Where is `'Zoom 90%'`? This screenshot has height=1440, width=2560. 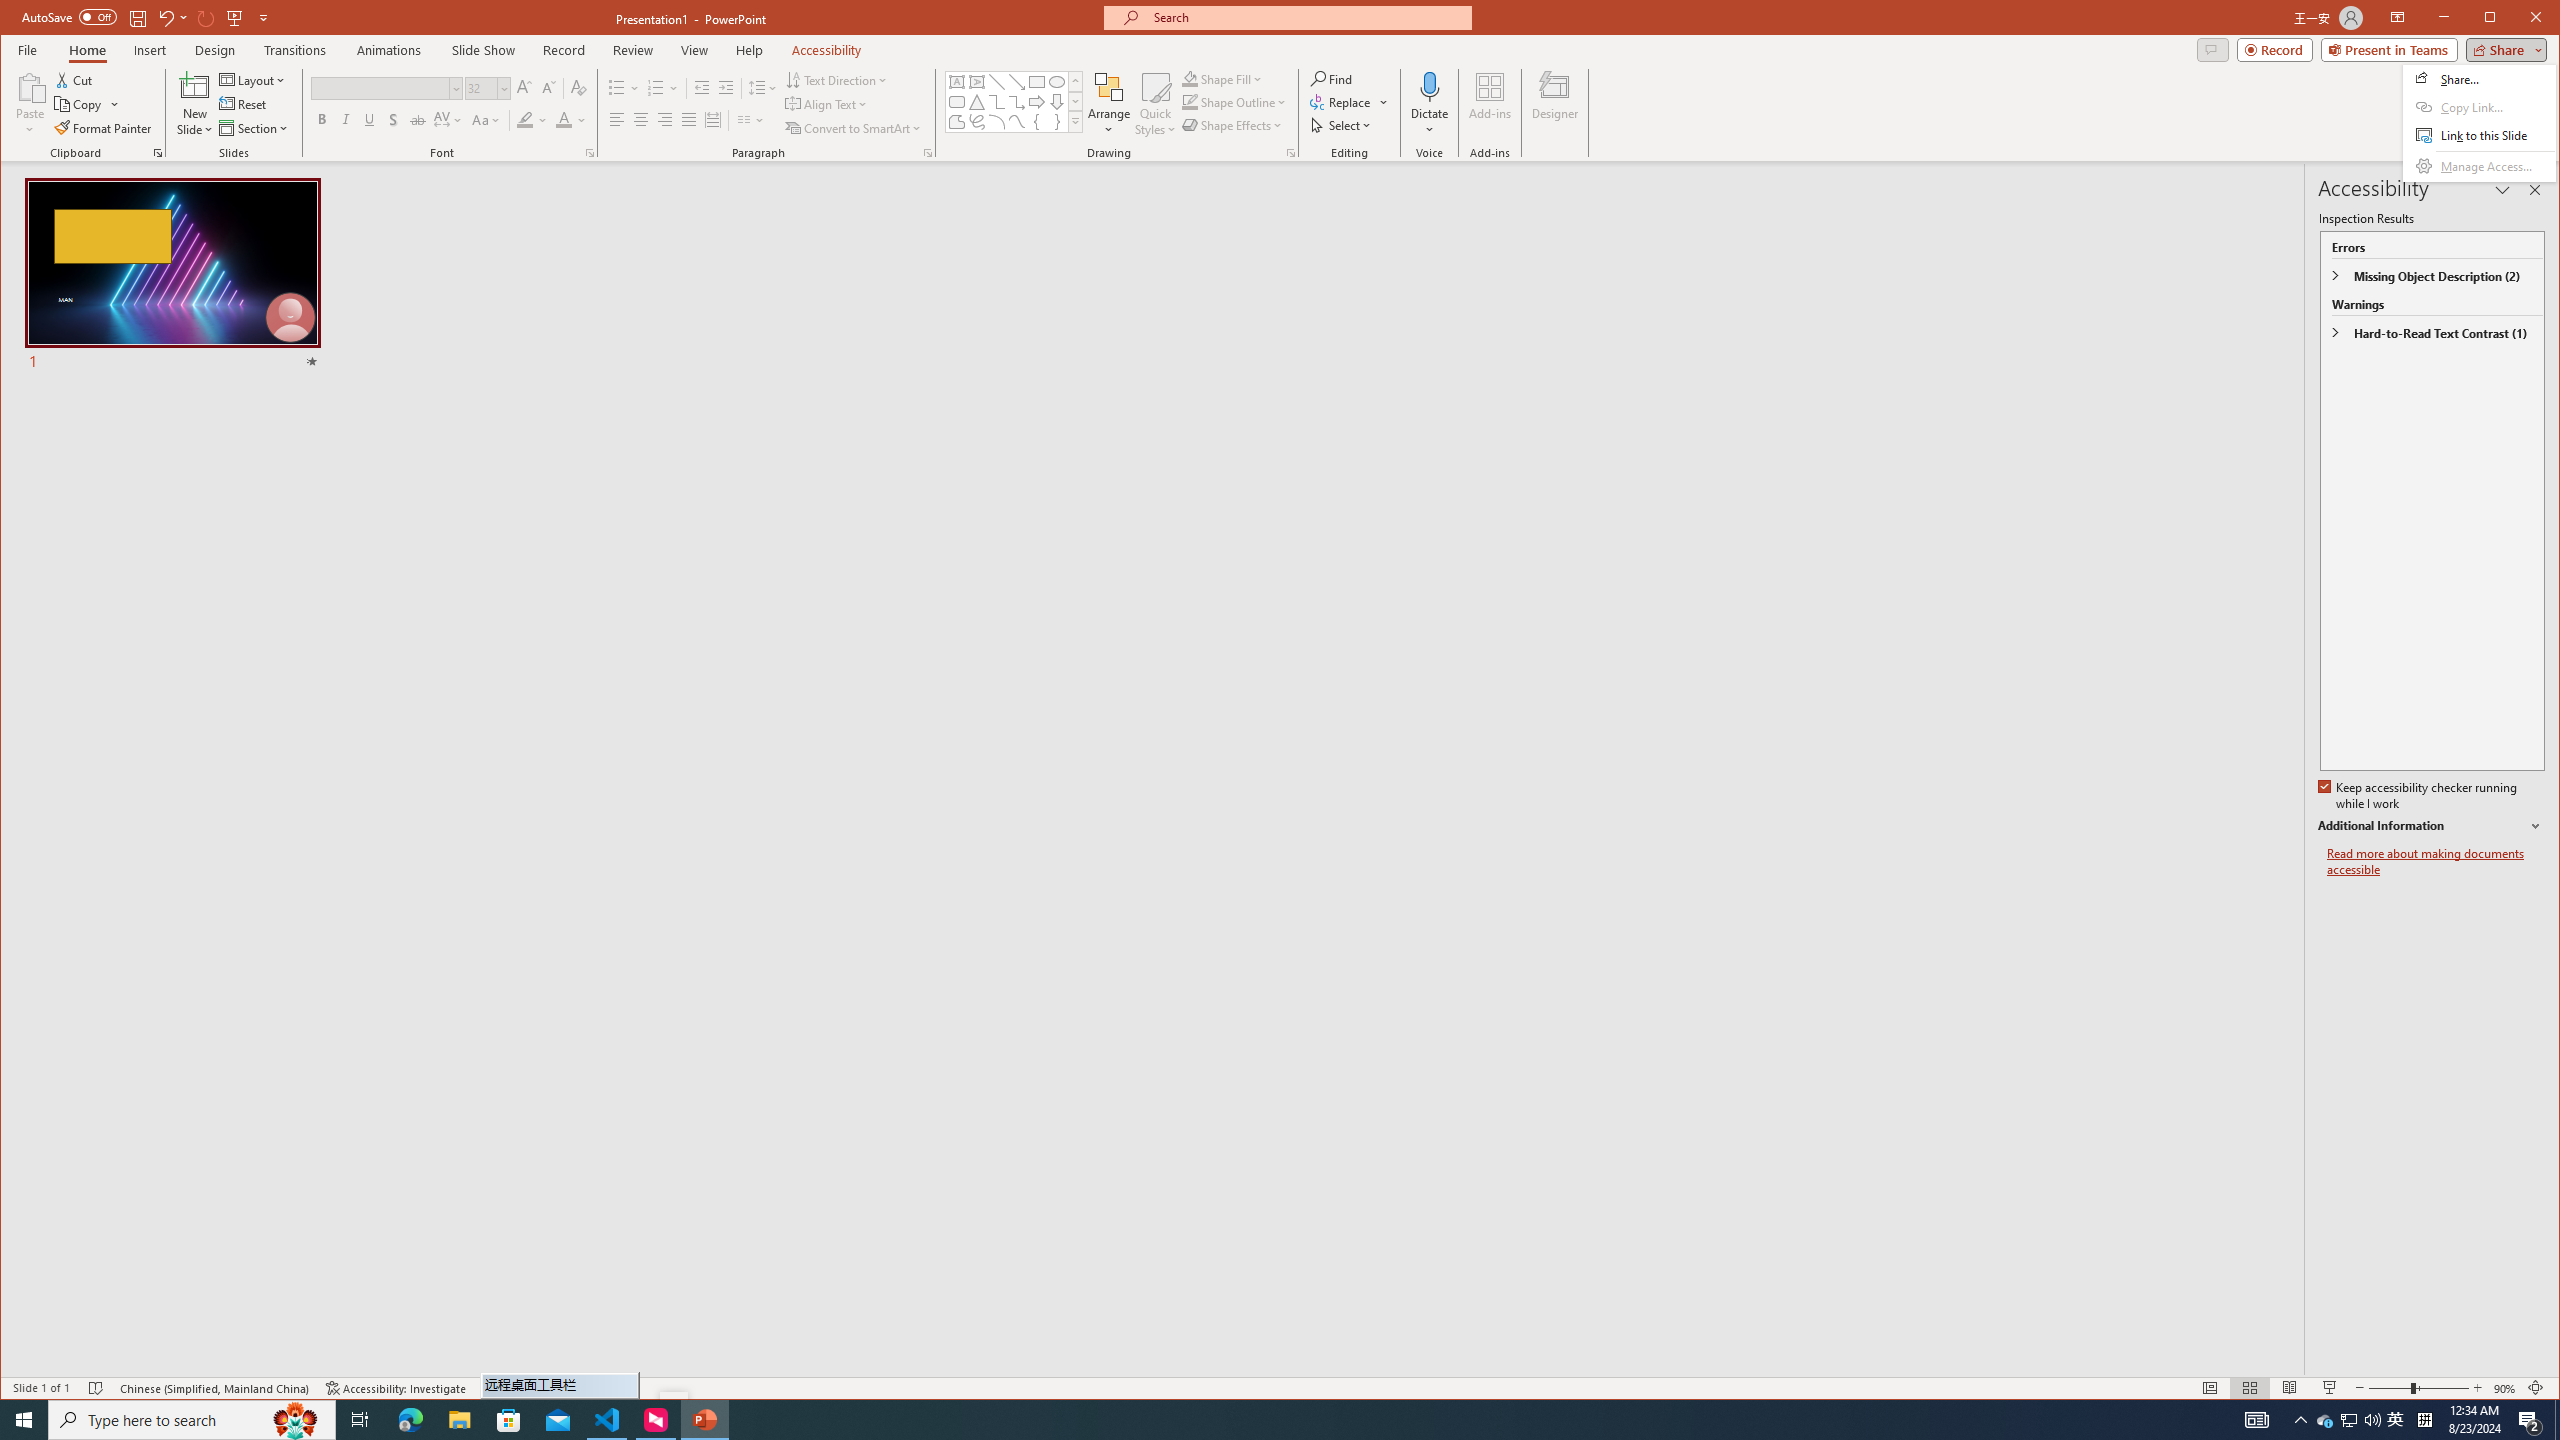 'Zoom 90%' is located at coordinates (2503, 1387).